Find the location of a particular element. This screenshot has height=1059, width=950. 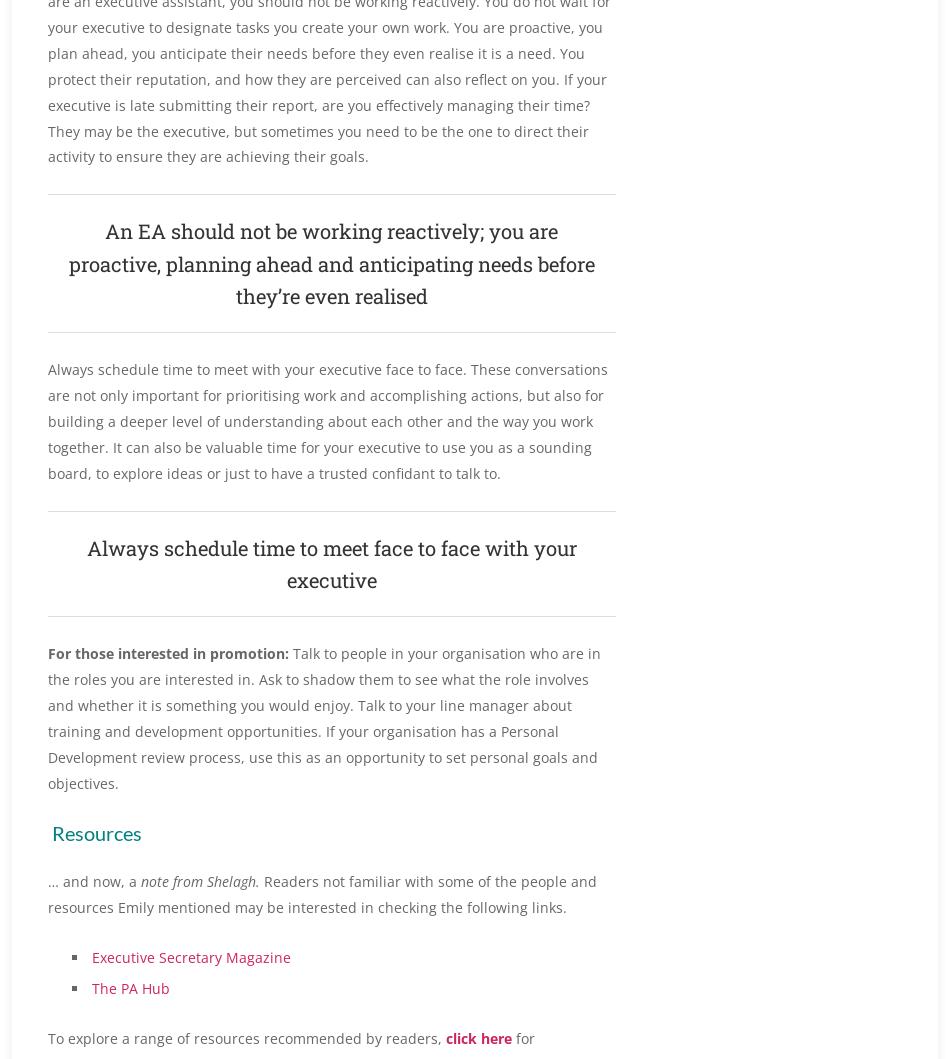

'An EA should not be working reactively; you are proactive, planning ahead and anticipating needs before they’re even realised' is located at coordinates (329, 262).